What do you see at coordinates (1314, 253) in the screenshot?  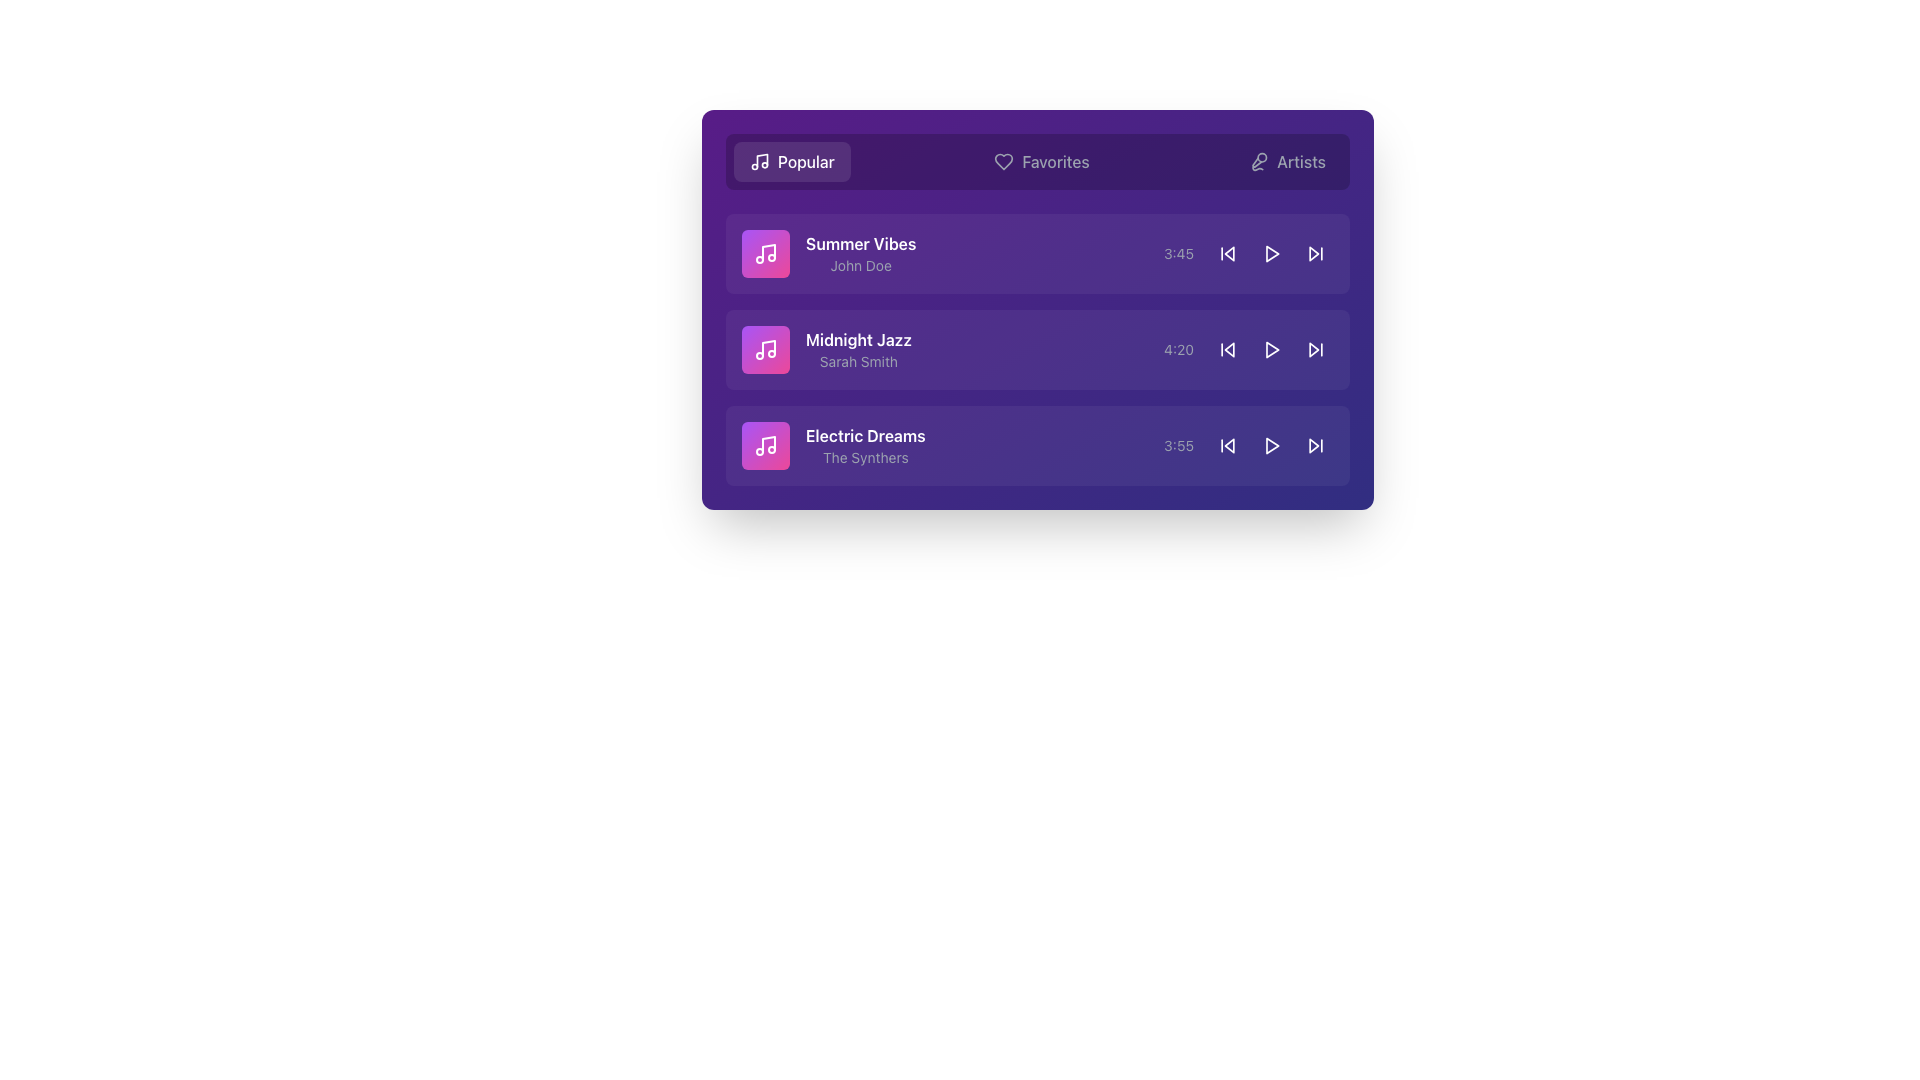 I see `the skip-forward or play-next button located in the rightmost section of the playback controls of the third list item in the music player interface` at bounding box center [1314, 253].